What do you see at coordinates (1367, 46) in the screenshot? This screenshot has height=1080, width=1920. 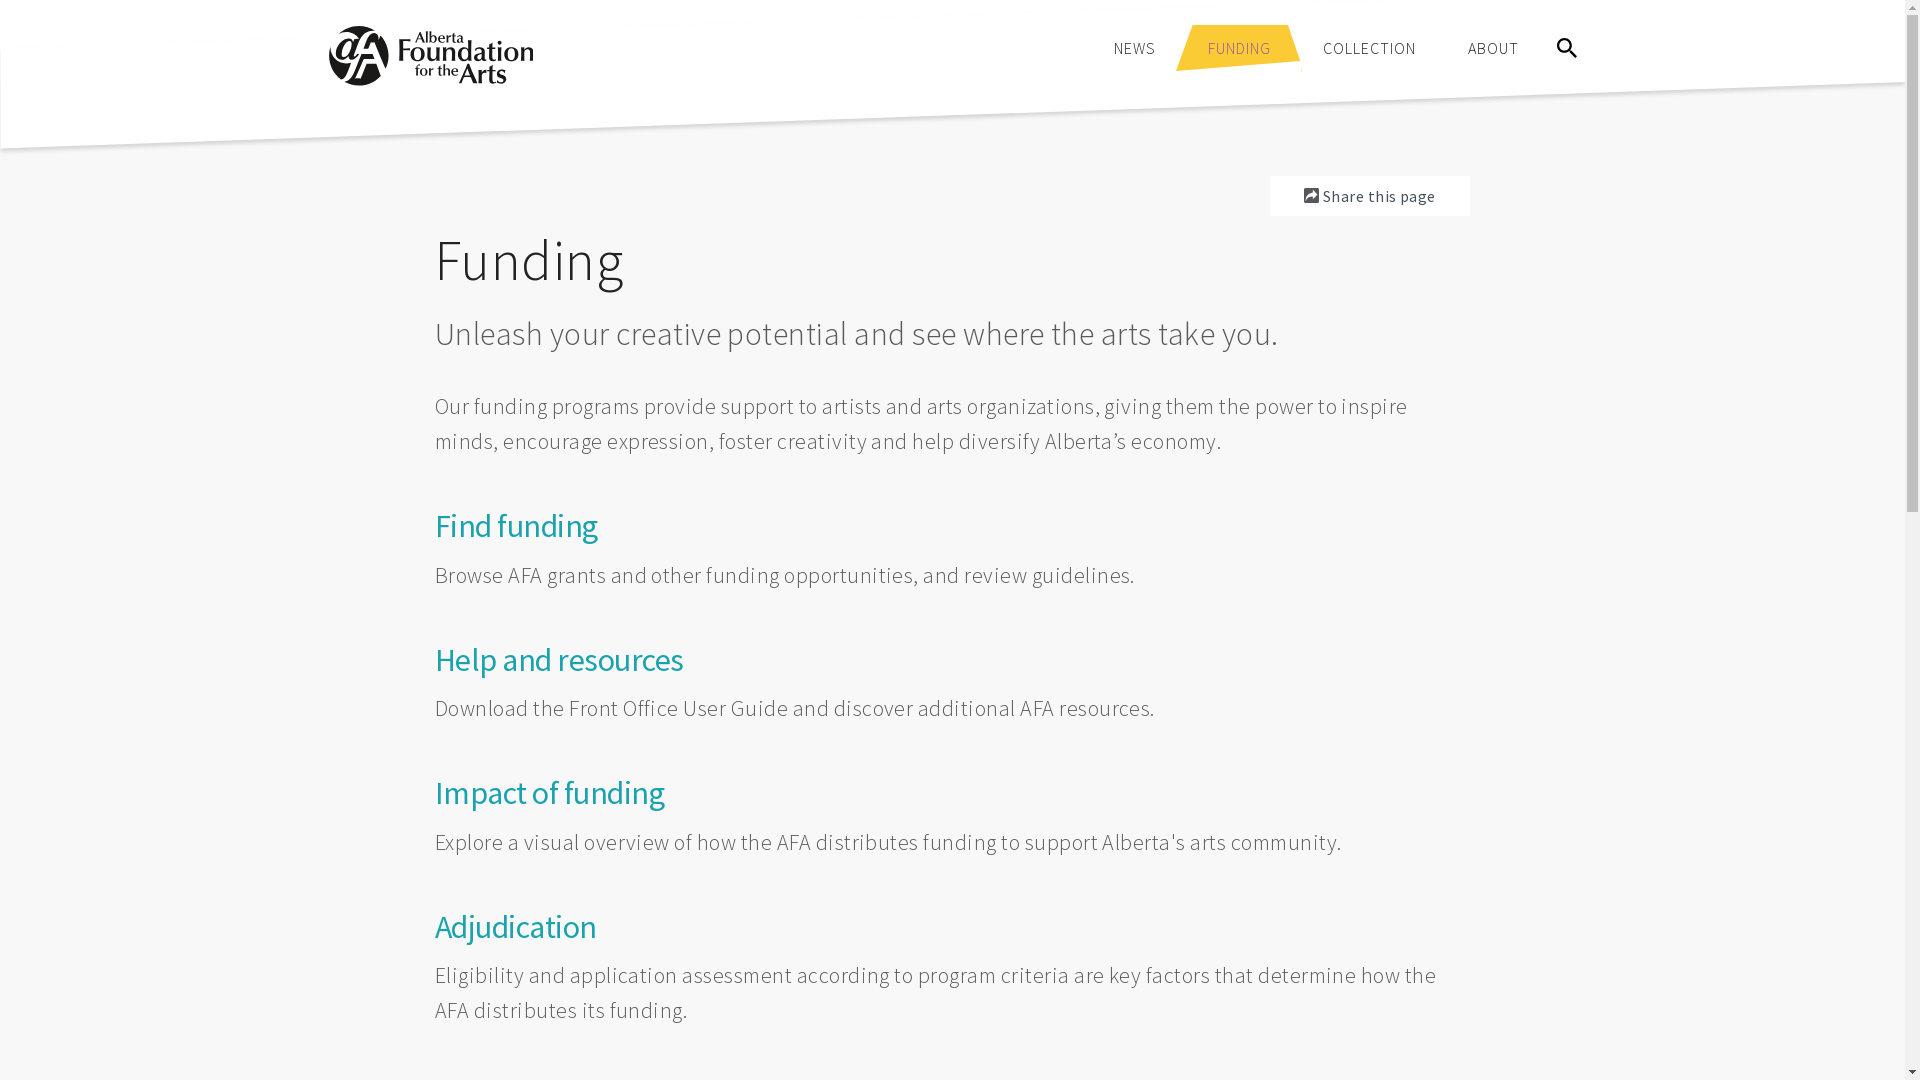 I see `'COLLECTION'` at bounding box center [1367, 46].